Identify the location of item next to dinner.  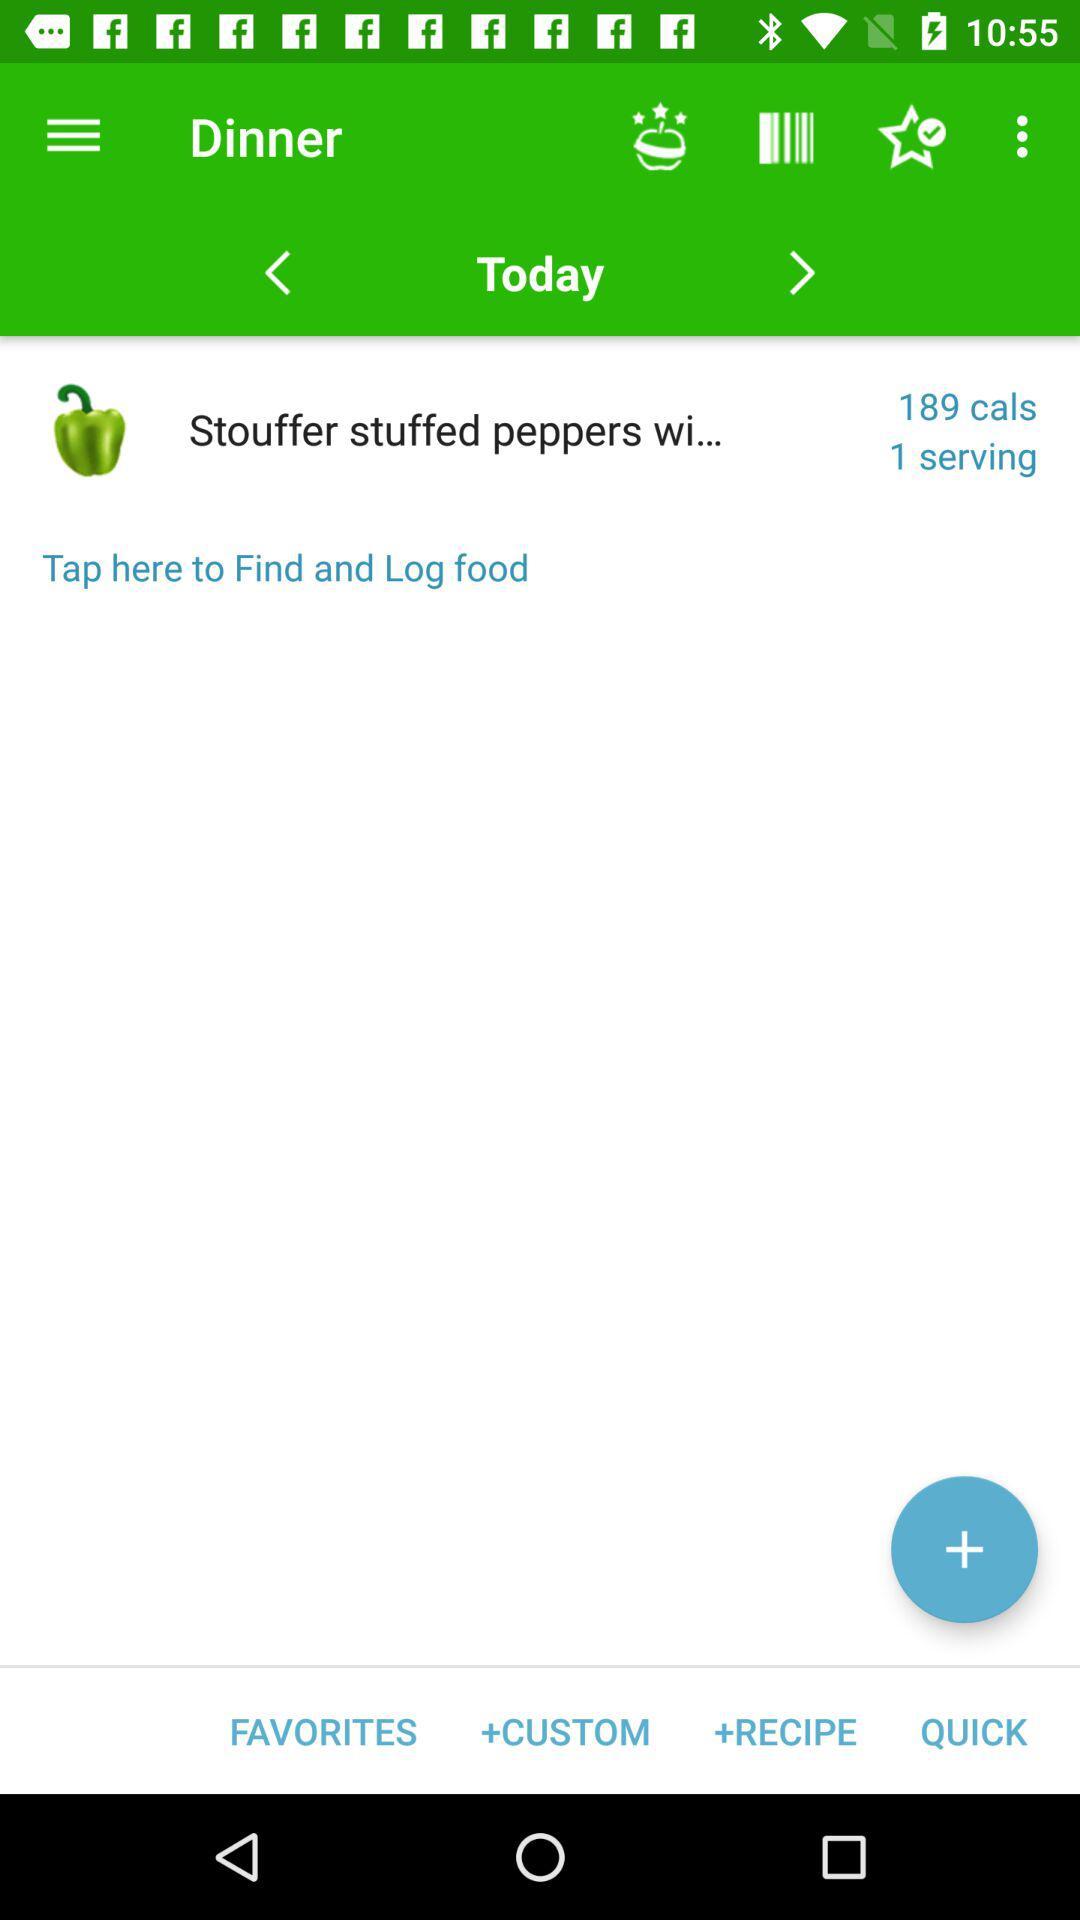
(72, 135).